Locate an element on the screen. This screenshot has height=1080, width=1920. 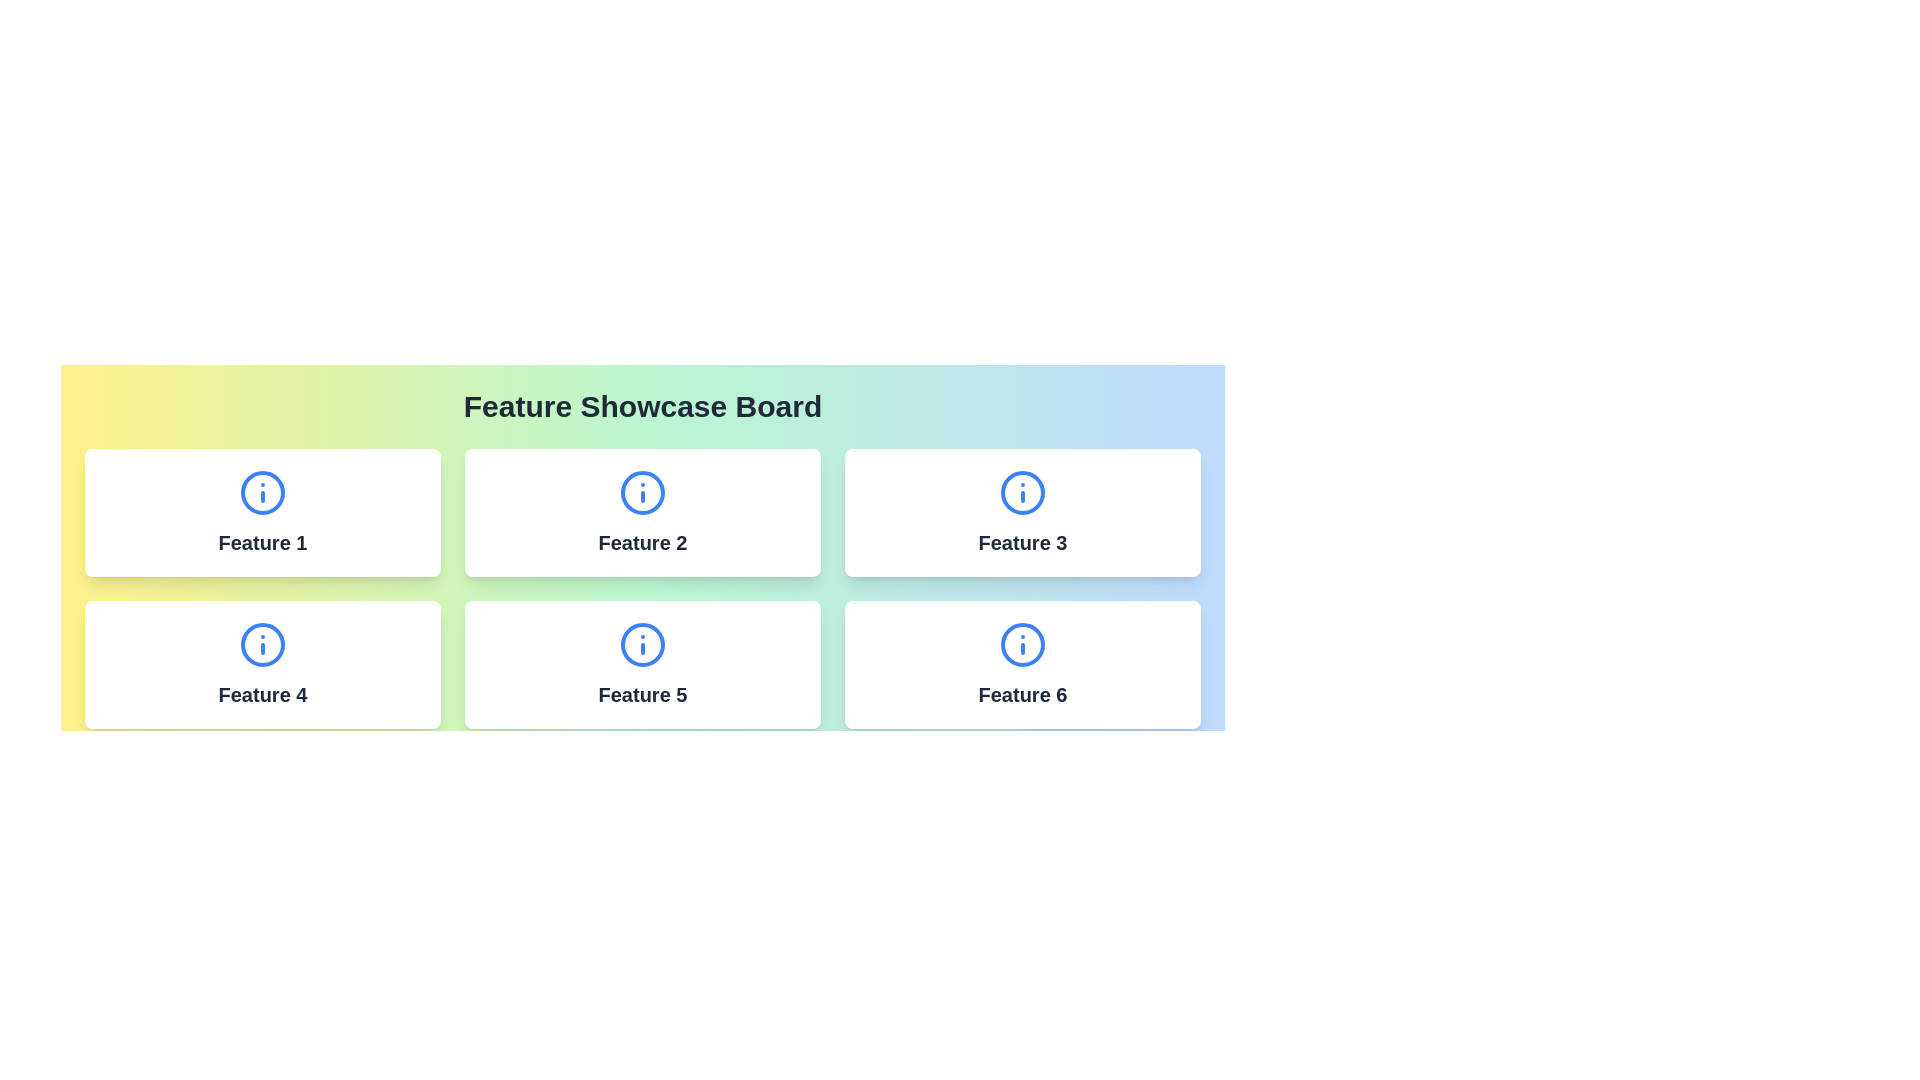
the circular information icon located within the 'Feature 5' card in the second row and second column of the feature showcase grid is located at coordinates (643, 644).